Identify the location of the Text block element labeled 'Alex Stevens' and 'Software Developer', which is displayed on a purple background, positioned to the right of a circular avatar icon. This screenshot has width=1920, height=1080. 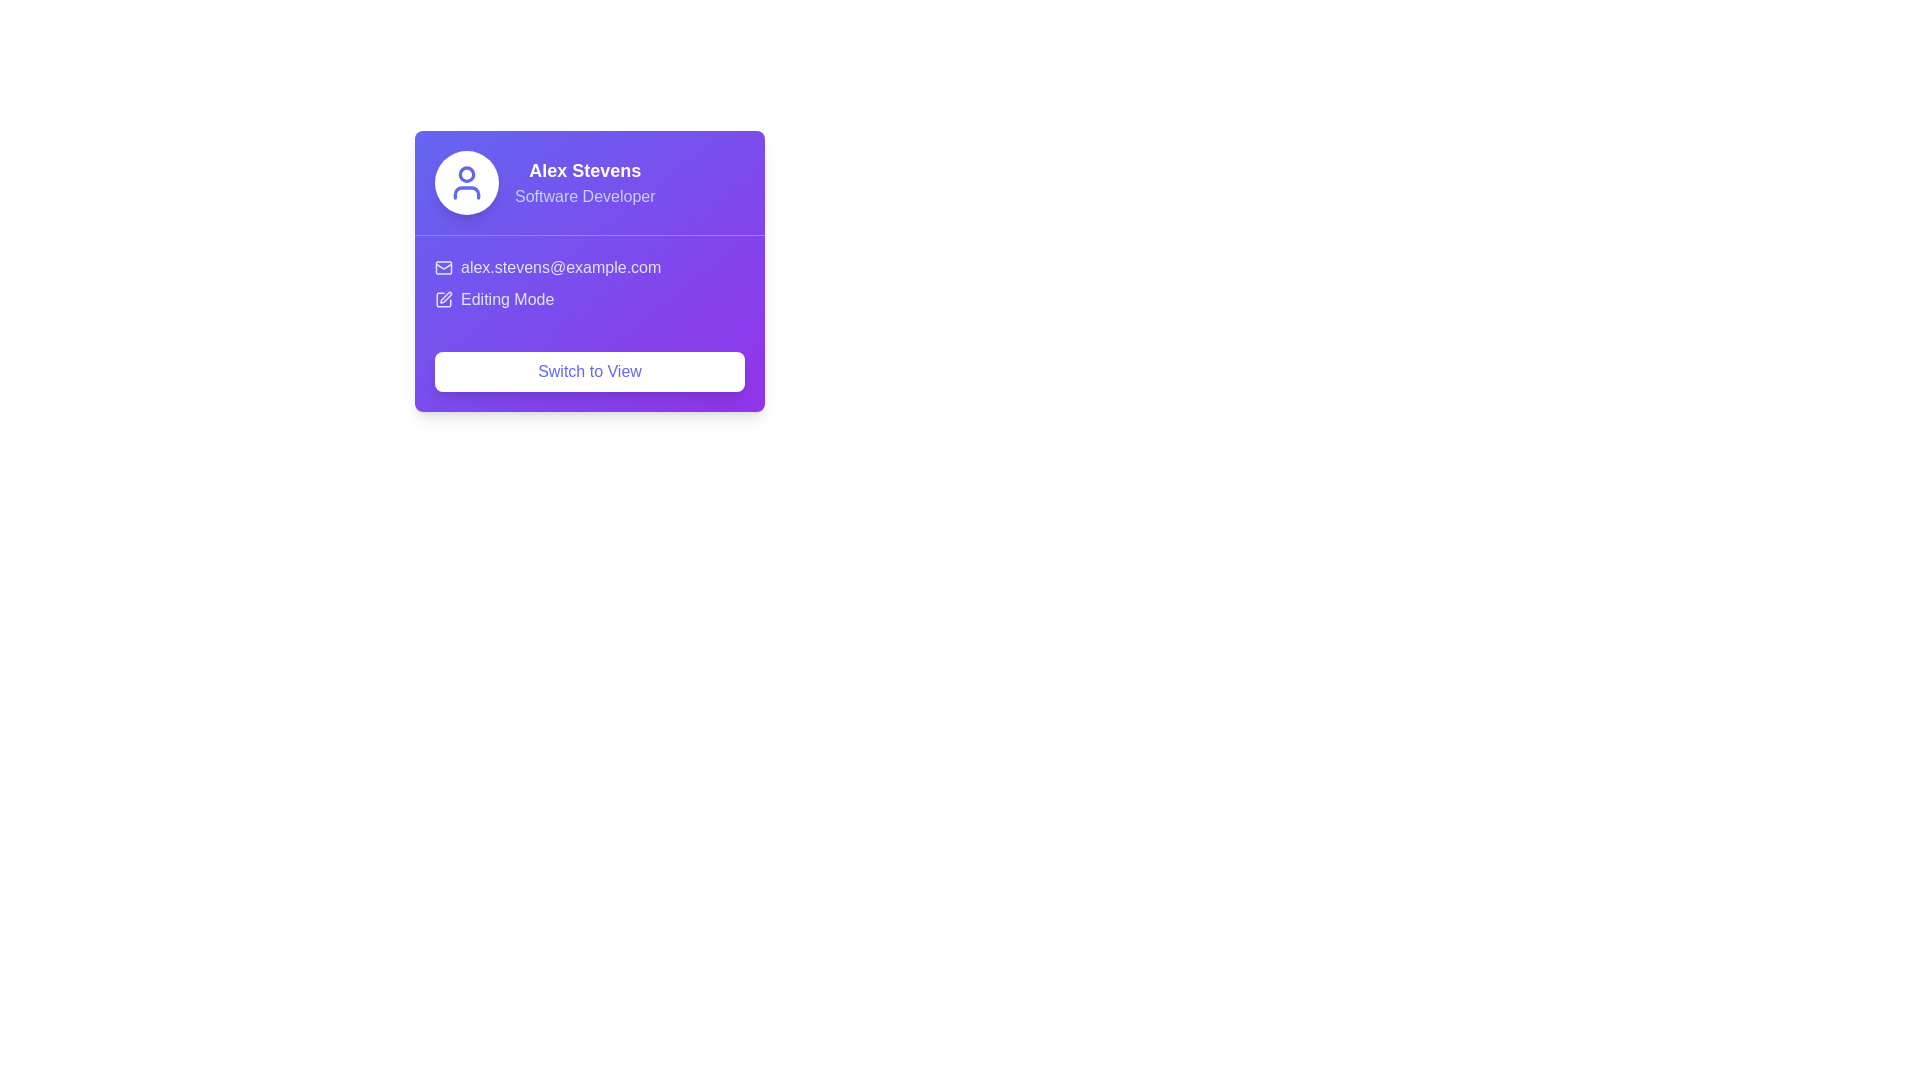
(584, 182).